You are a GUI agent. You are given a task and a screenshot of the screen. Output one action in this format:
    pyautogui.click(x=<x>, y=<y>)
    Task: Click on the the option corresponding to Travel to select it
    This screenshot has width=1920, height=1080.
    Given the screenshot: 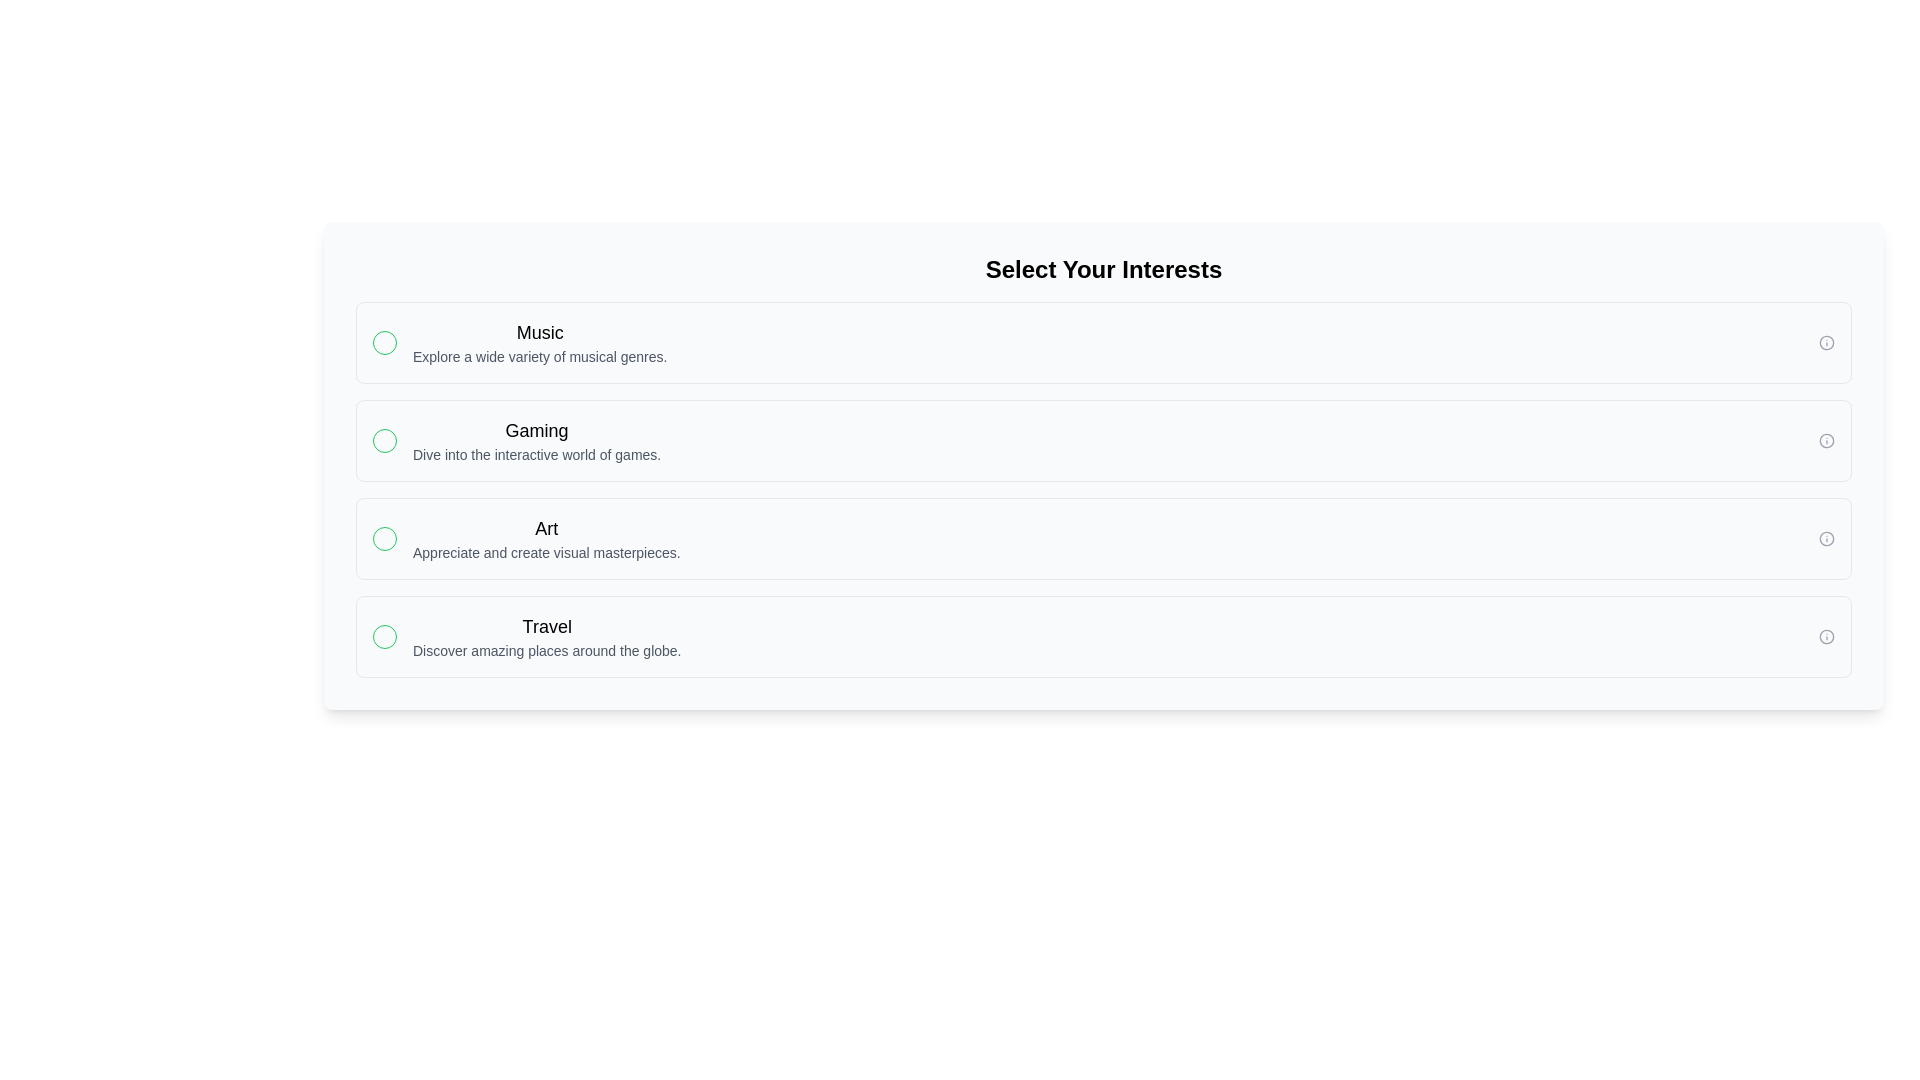 What is the action you would take?
    pyautogui.click(x=1103, y=636)
    